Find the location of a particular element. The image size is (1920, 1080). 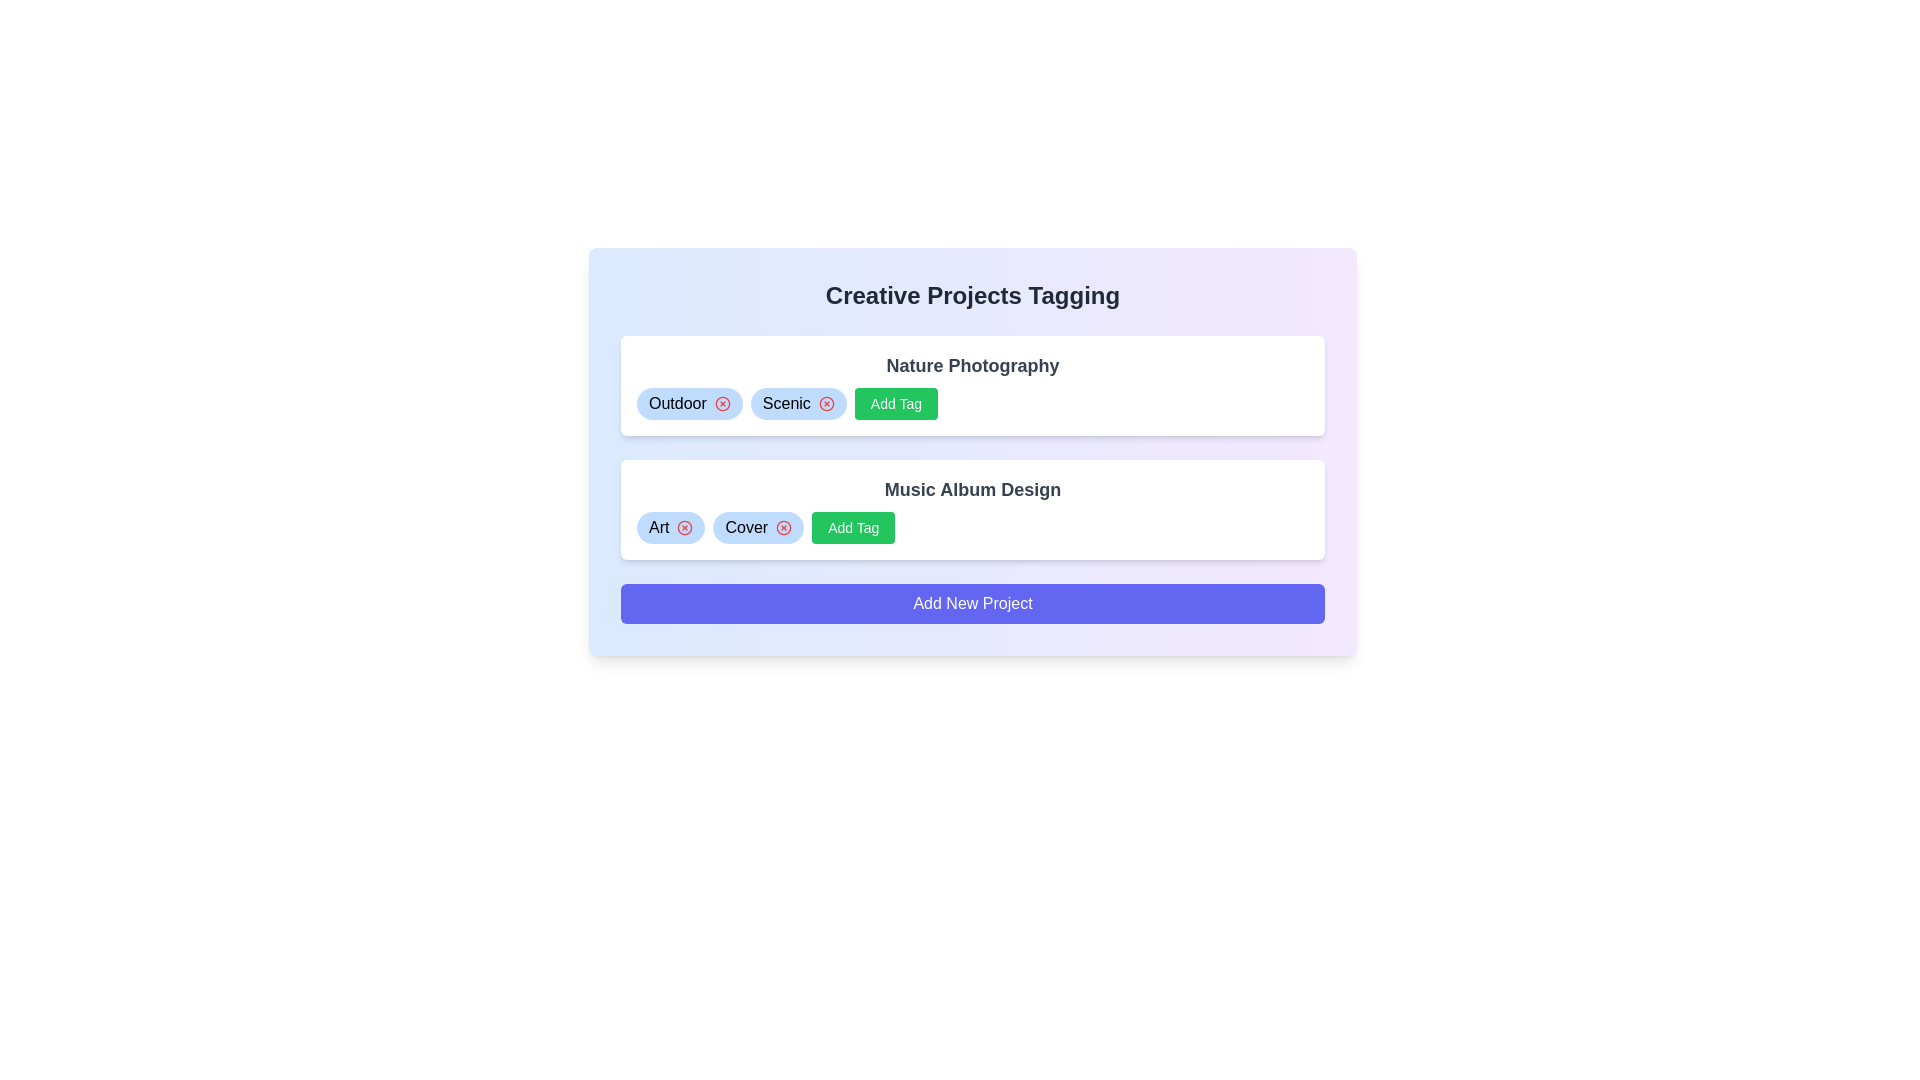

the circular red 'X' button located at the far-right side of the 'Cover' label in the blue rounded rectangle under 'Music Album Design' is located at coordinates (783, 527).